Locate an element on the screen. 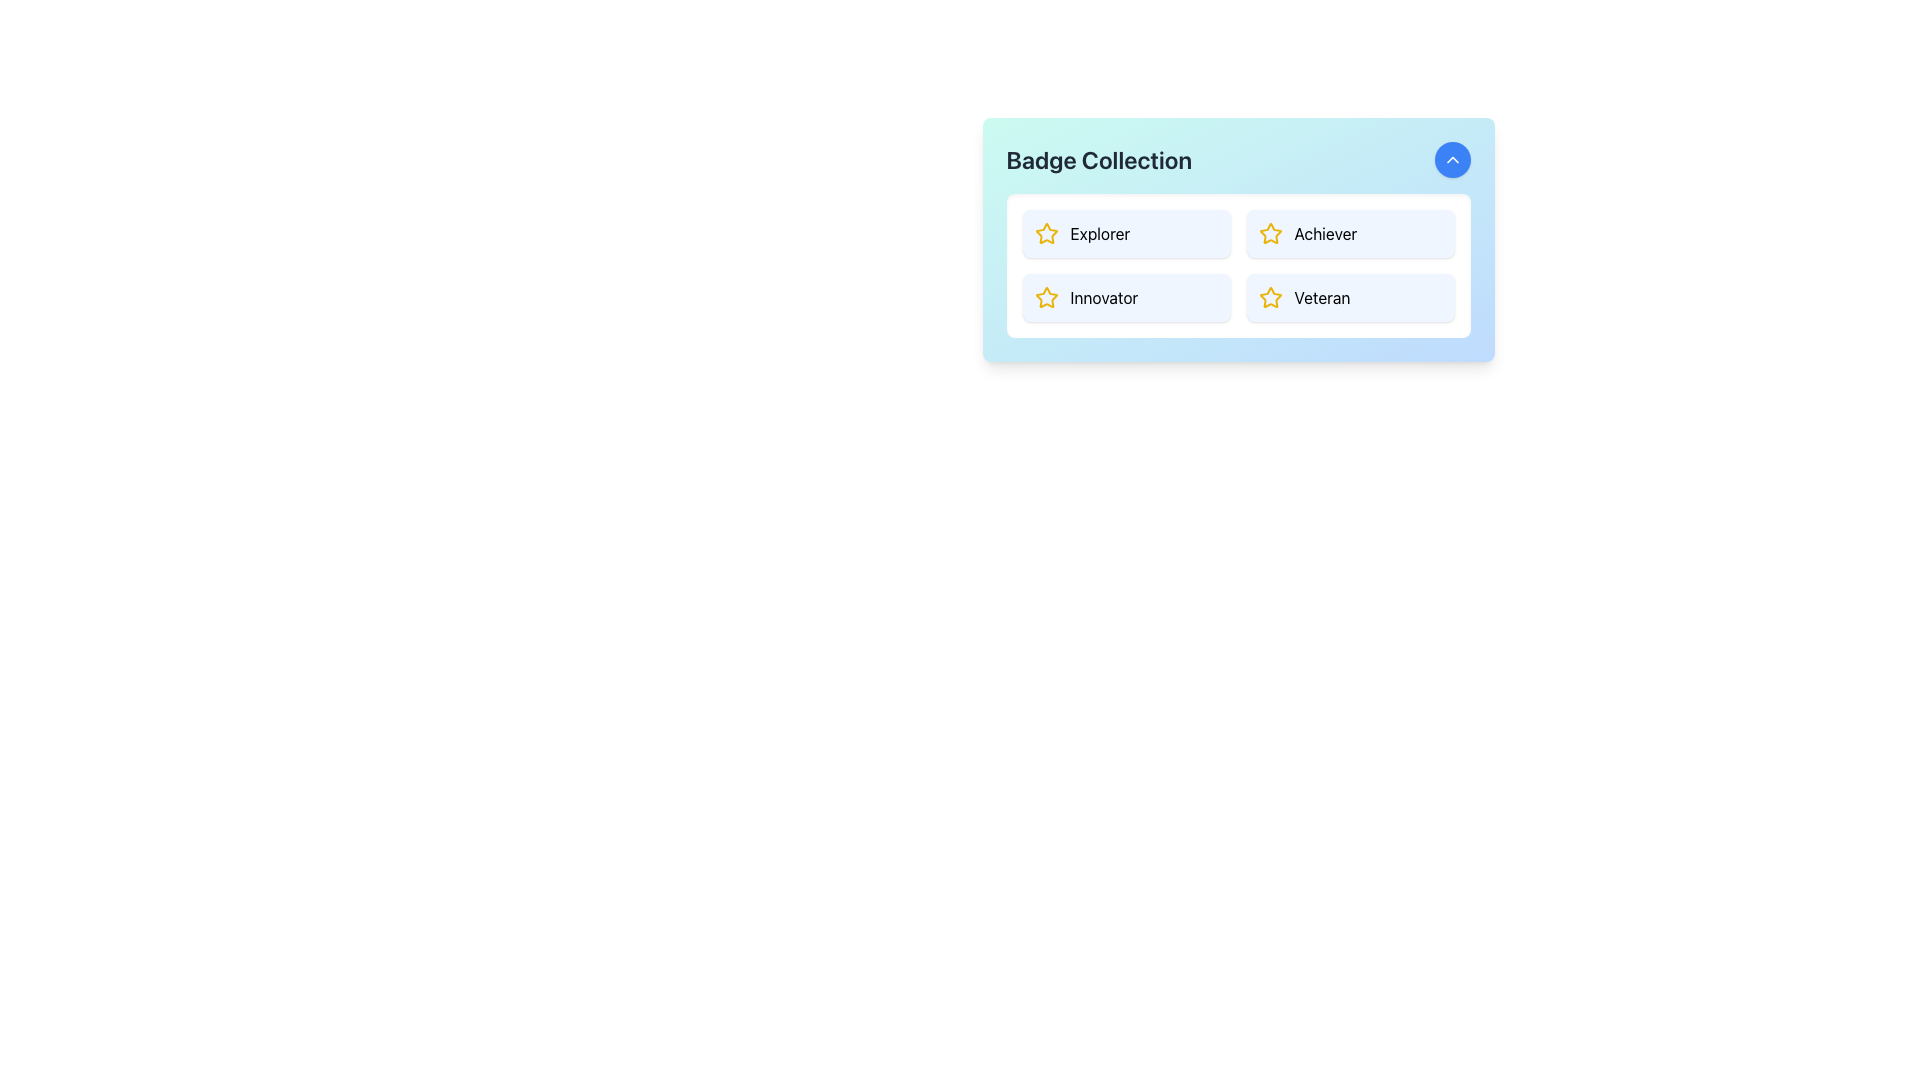  the star icon with a yellow fill located to the left of the 'Explorer' text in the 'Badge Collection' widget is located at coordinates (1045, 233).